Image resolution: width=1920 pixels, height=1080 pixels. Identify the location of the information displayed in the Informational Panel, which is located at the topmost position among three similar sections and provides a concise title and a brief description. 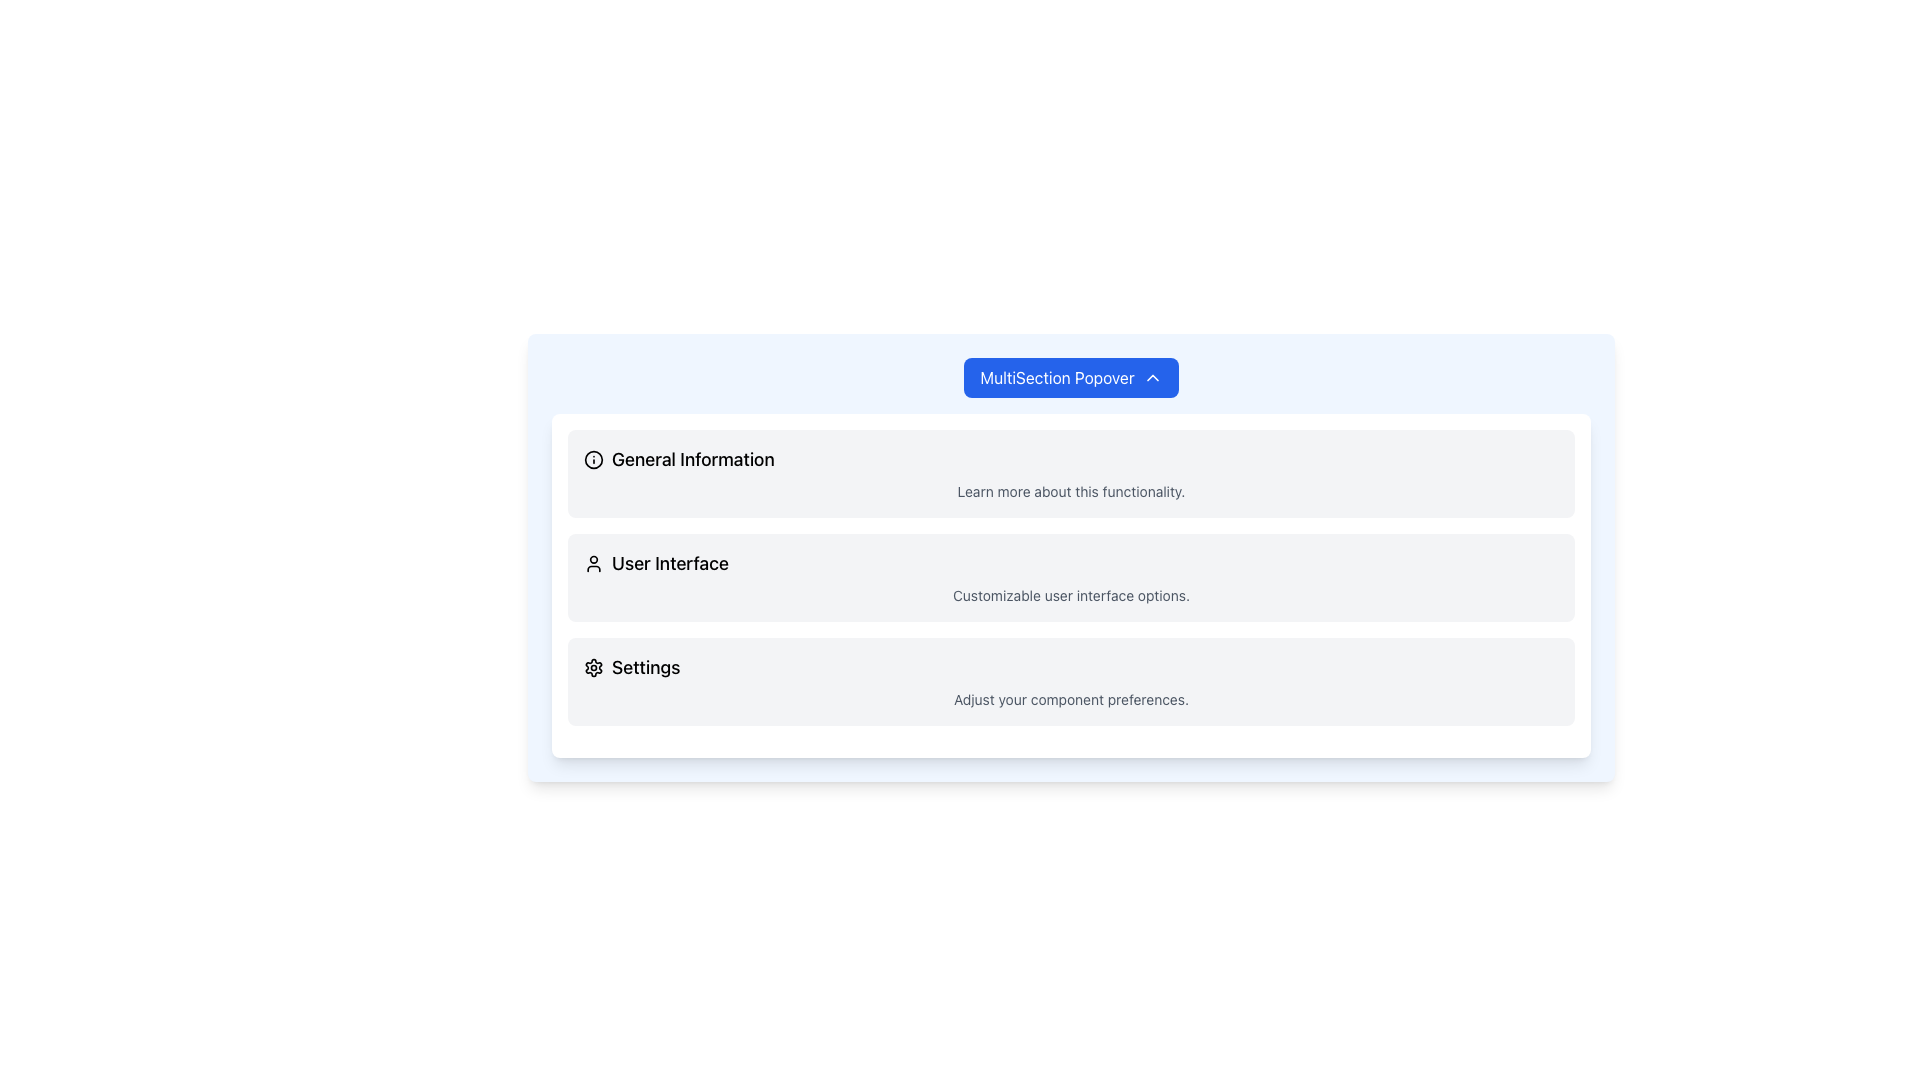
(1070, 474).